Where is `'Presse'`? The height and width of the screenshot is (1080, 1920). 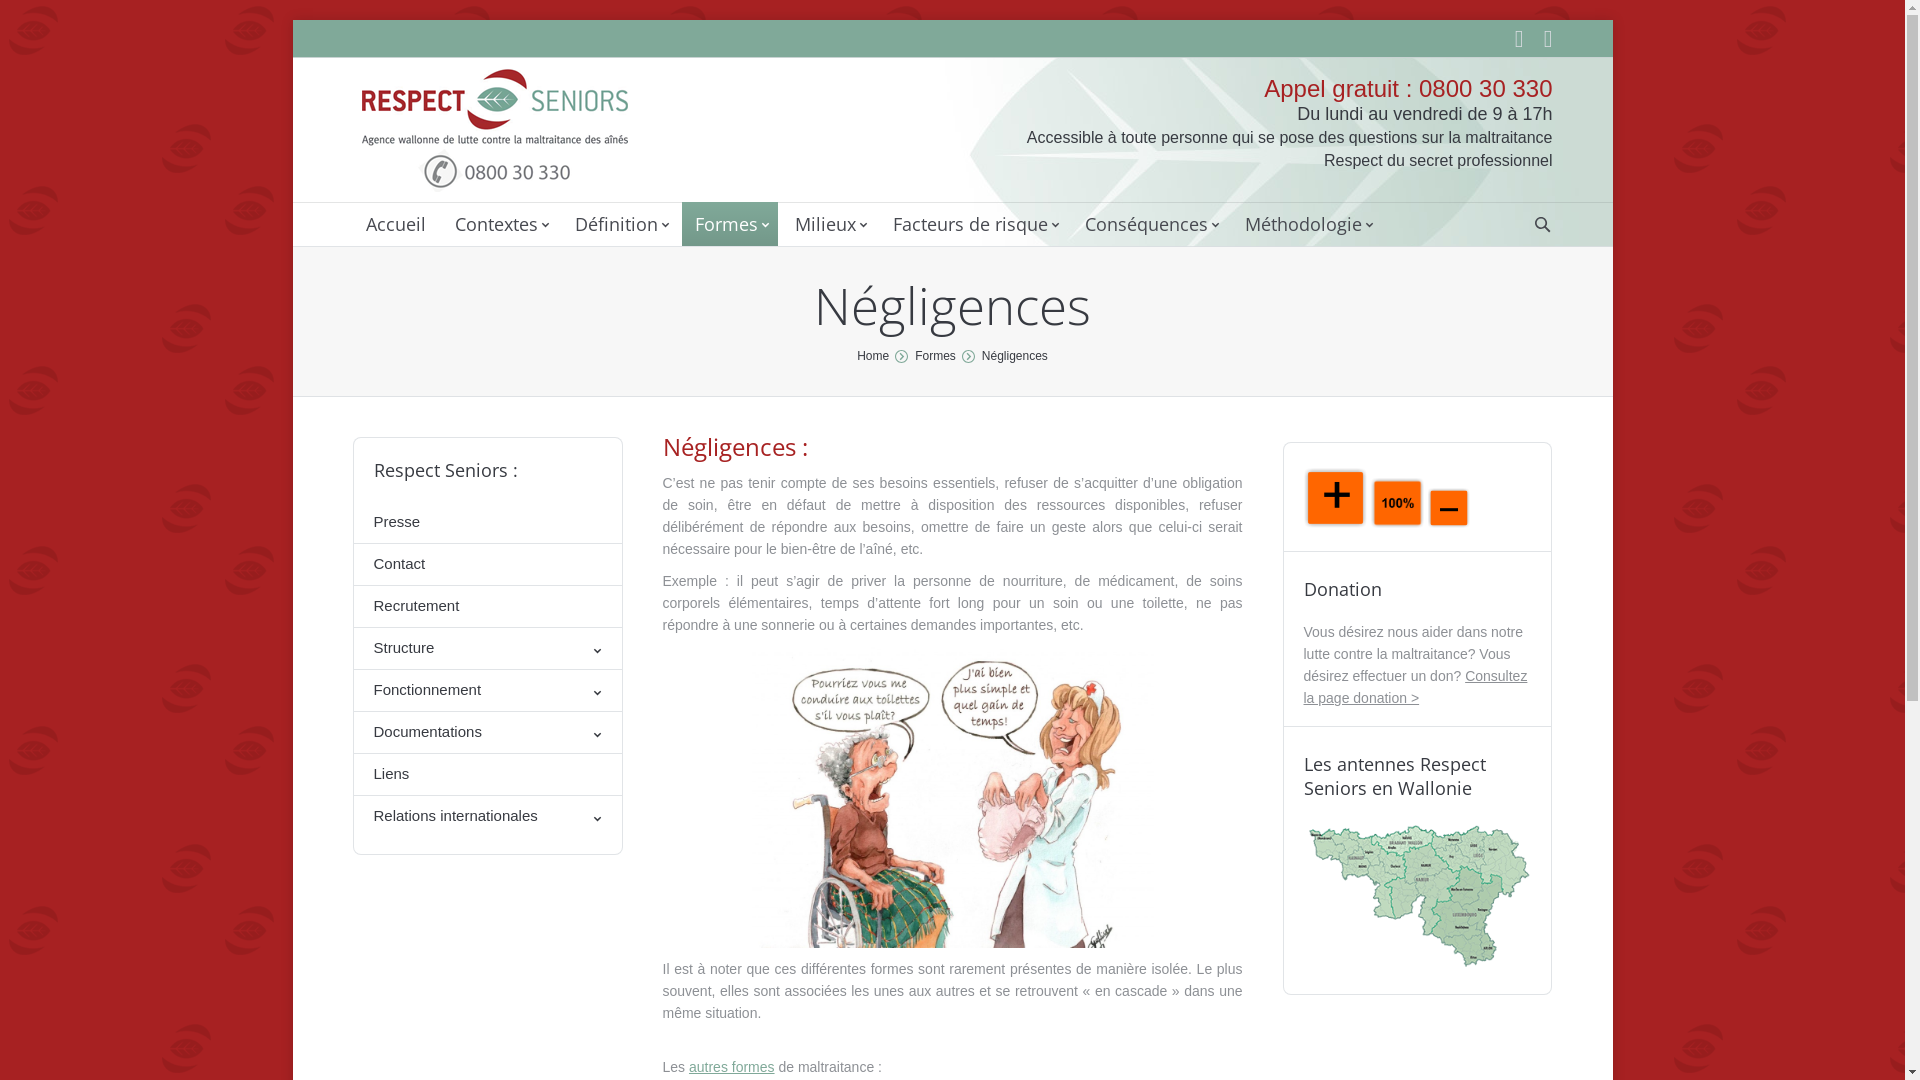 'Presse' is located at coordinates (488, 521).